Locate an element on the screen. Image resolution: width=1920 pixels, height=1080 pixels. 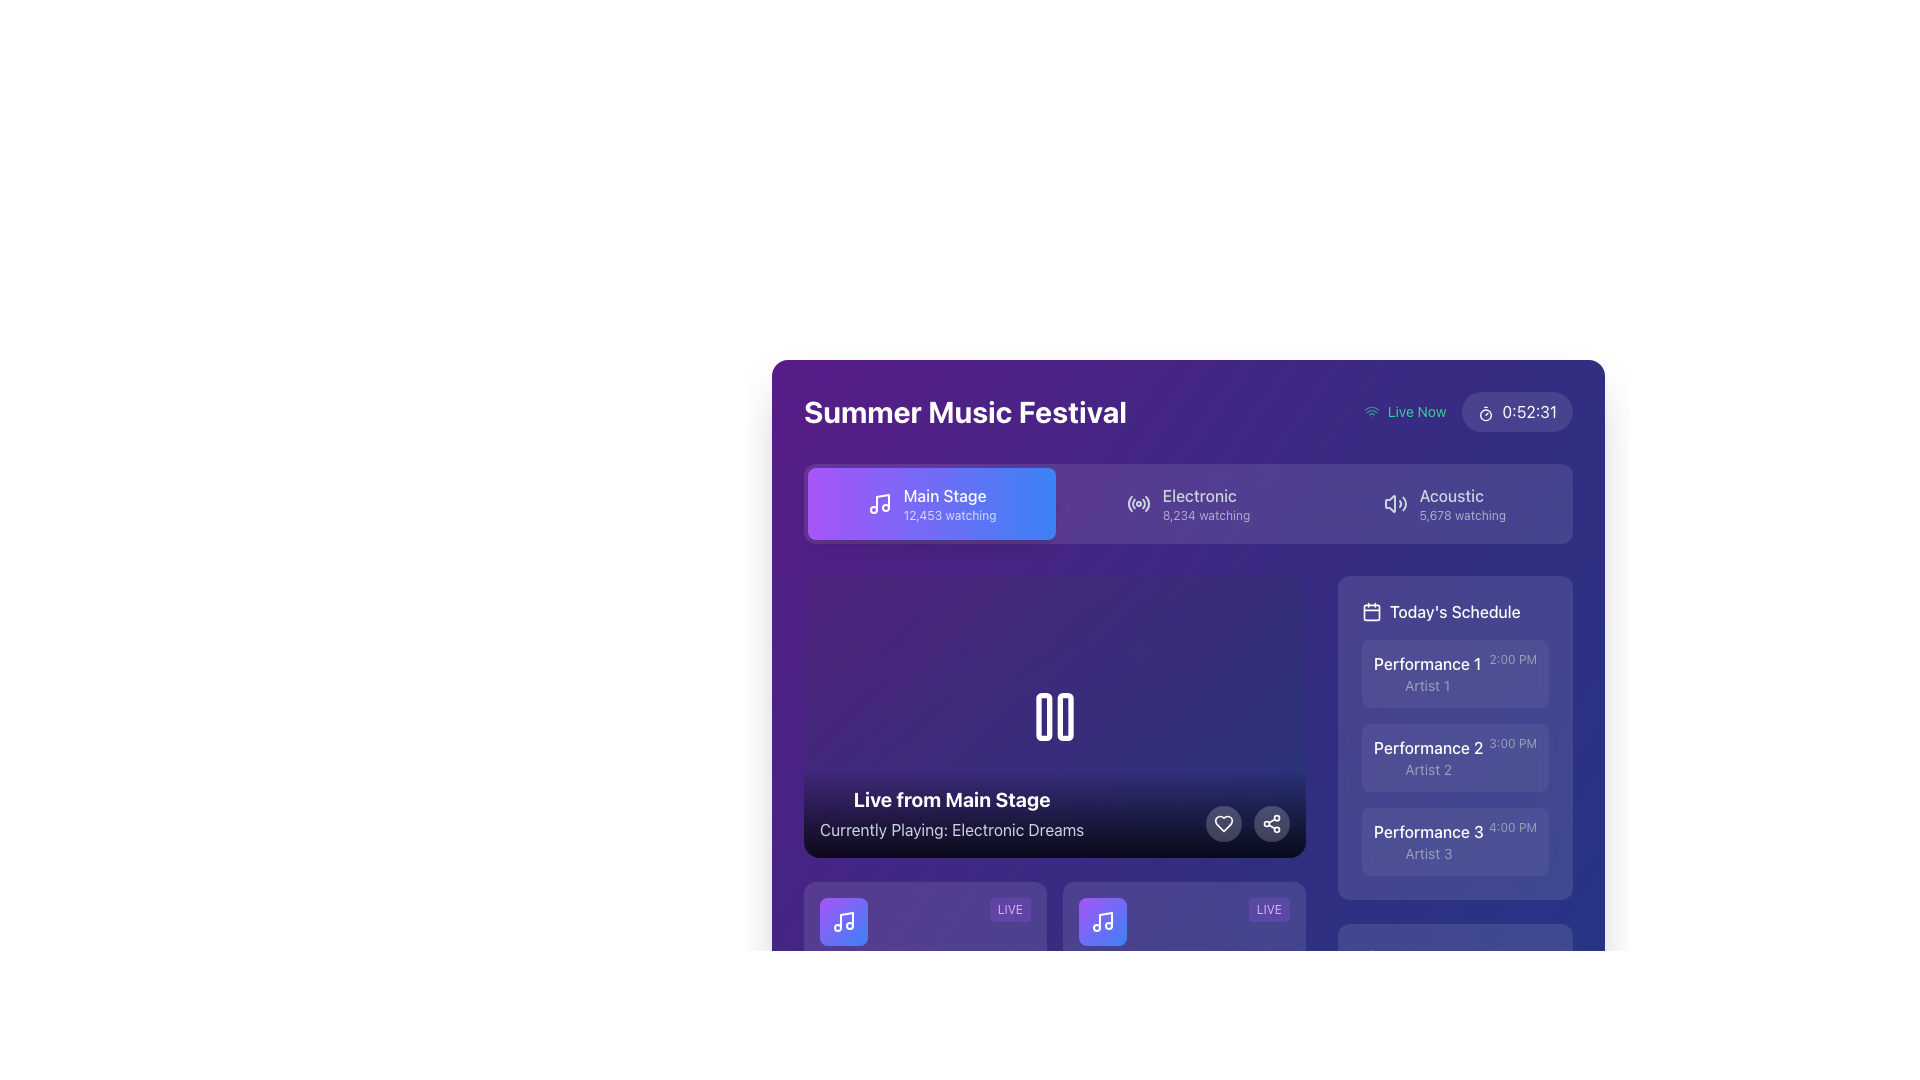
the decorative music icon within the 'Main Stage' button at the Summer Music Festival section is located at coordinates (879, 503).